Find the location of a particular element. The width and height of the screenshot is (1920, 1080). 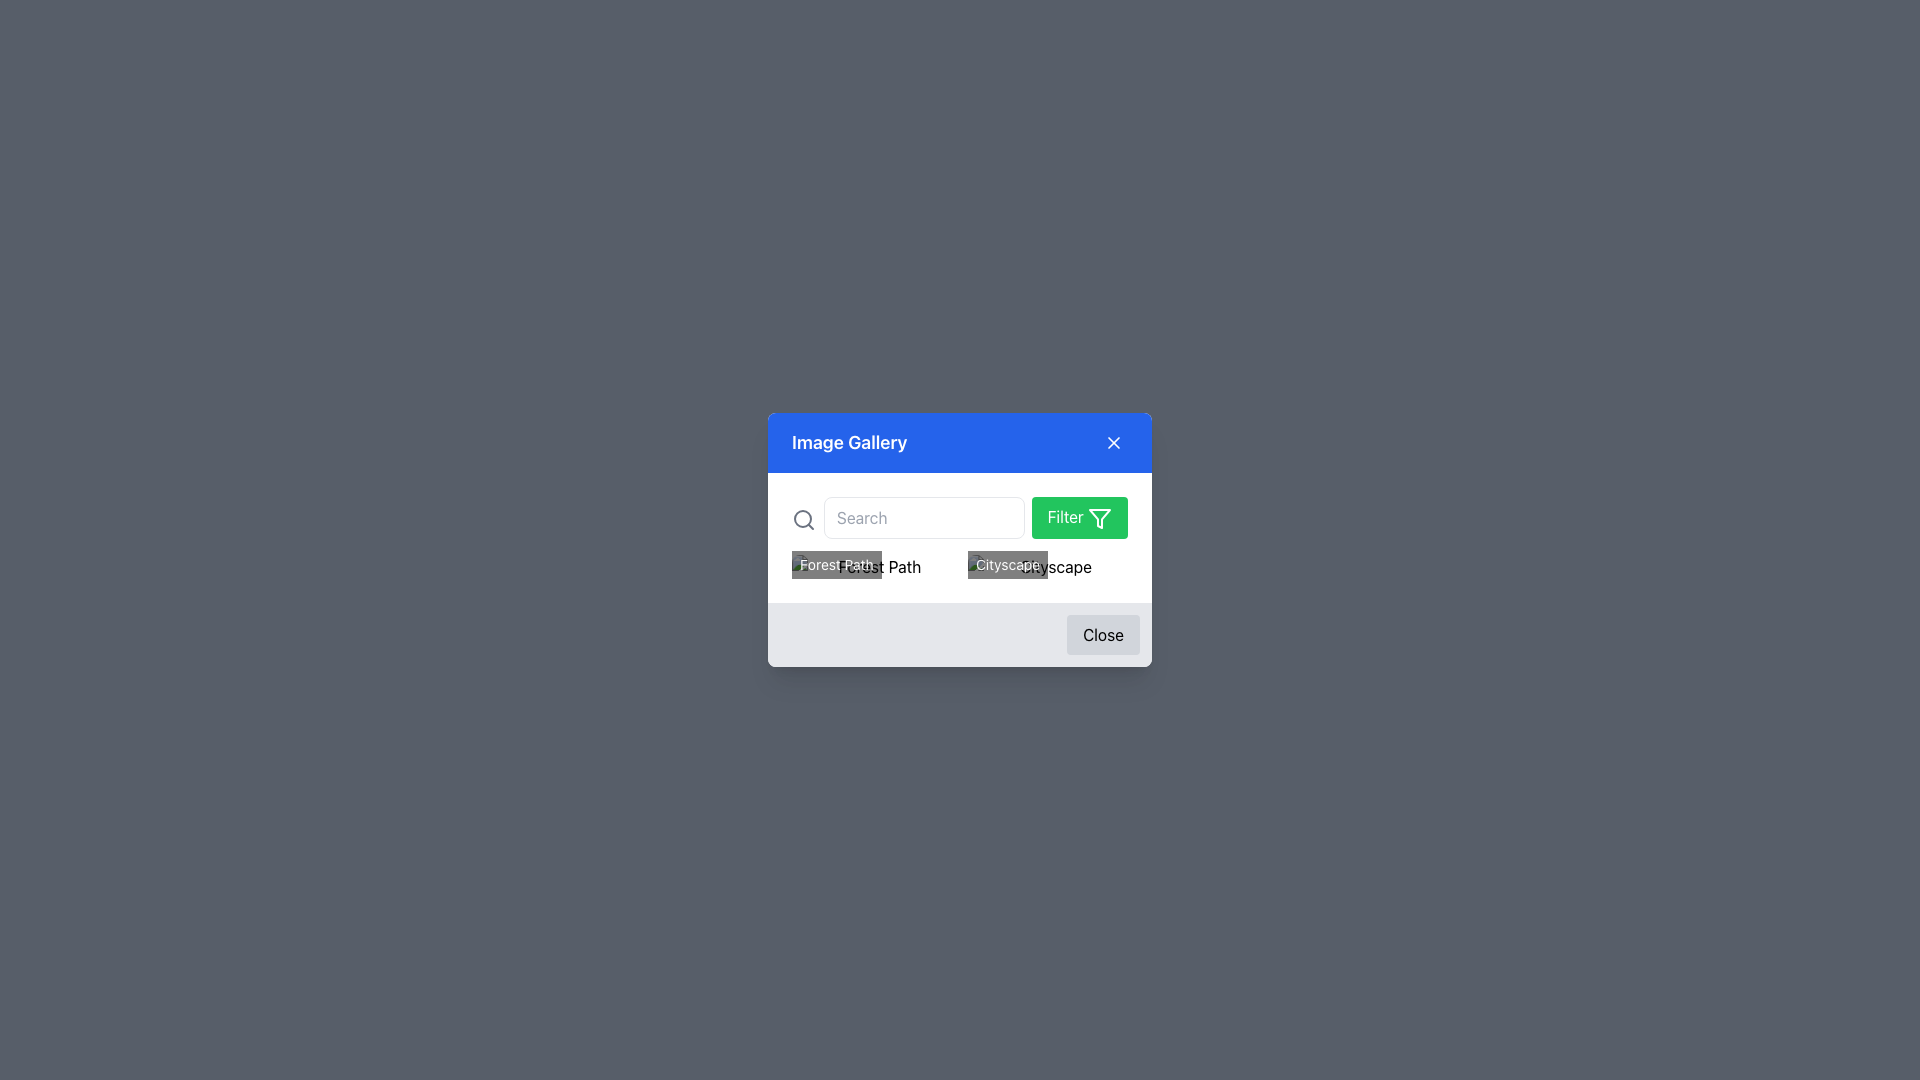

the close button located at the bottom right corner of the modal dialog footer to change its background color is located at coordinates (1102, 635).